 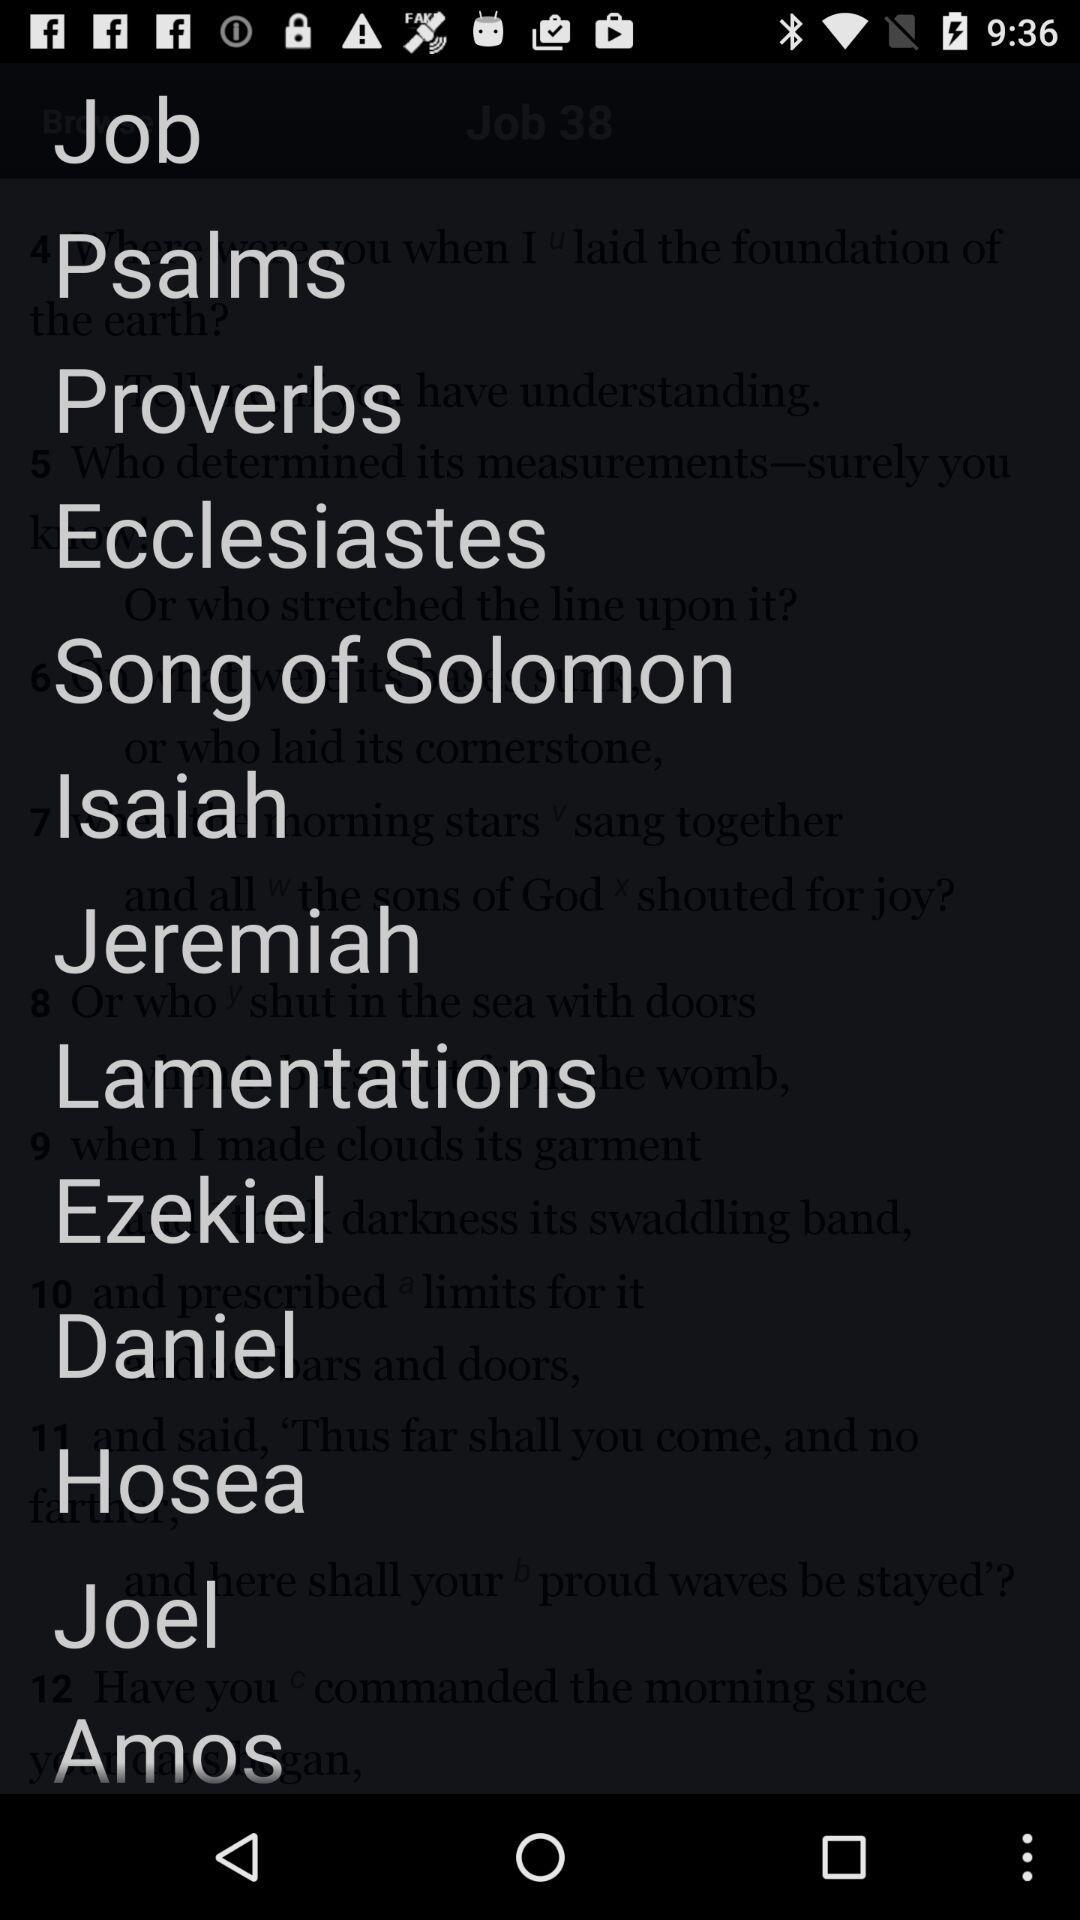 I want to click on the lamentations icon, so click(x=299, y=1071).